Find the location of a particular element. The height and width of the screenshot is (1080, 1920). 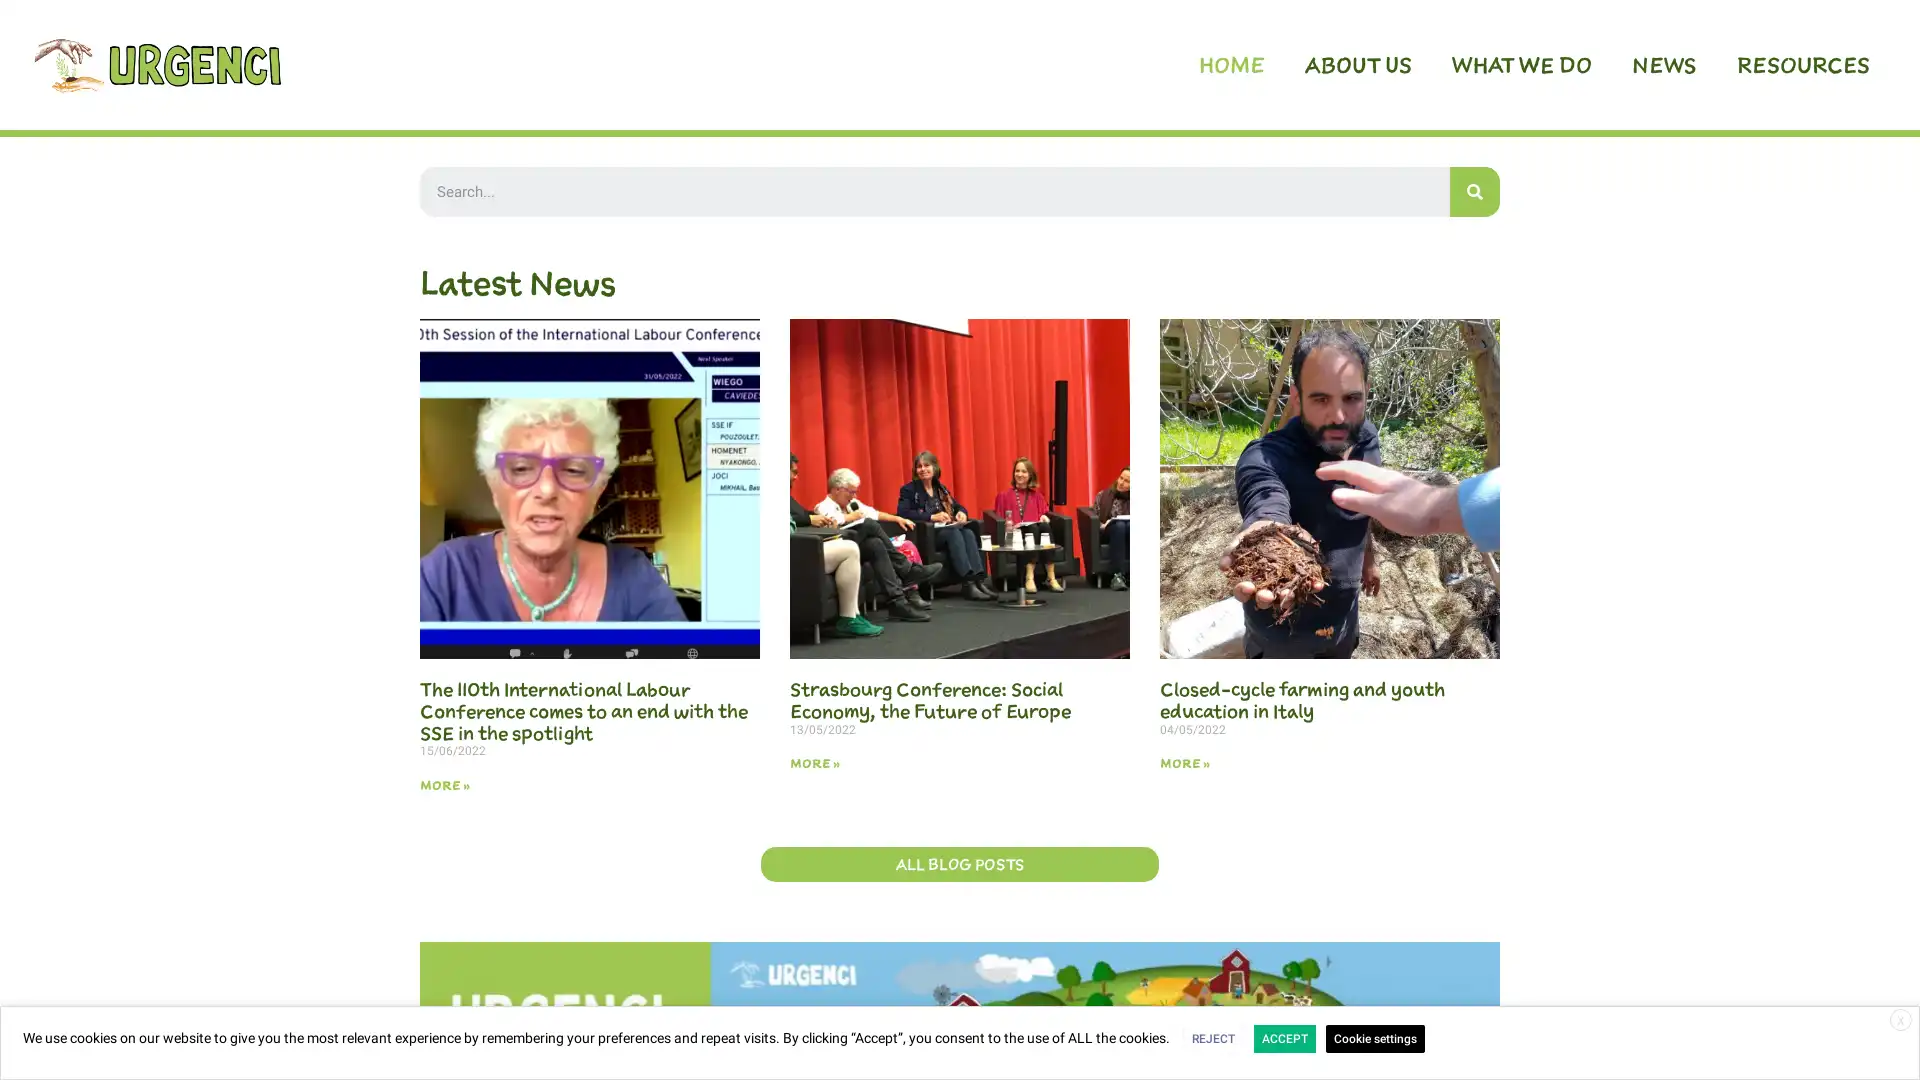

Search is located at coordinates (1474, 192).